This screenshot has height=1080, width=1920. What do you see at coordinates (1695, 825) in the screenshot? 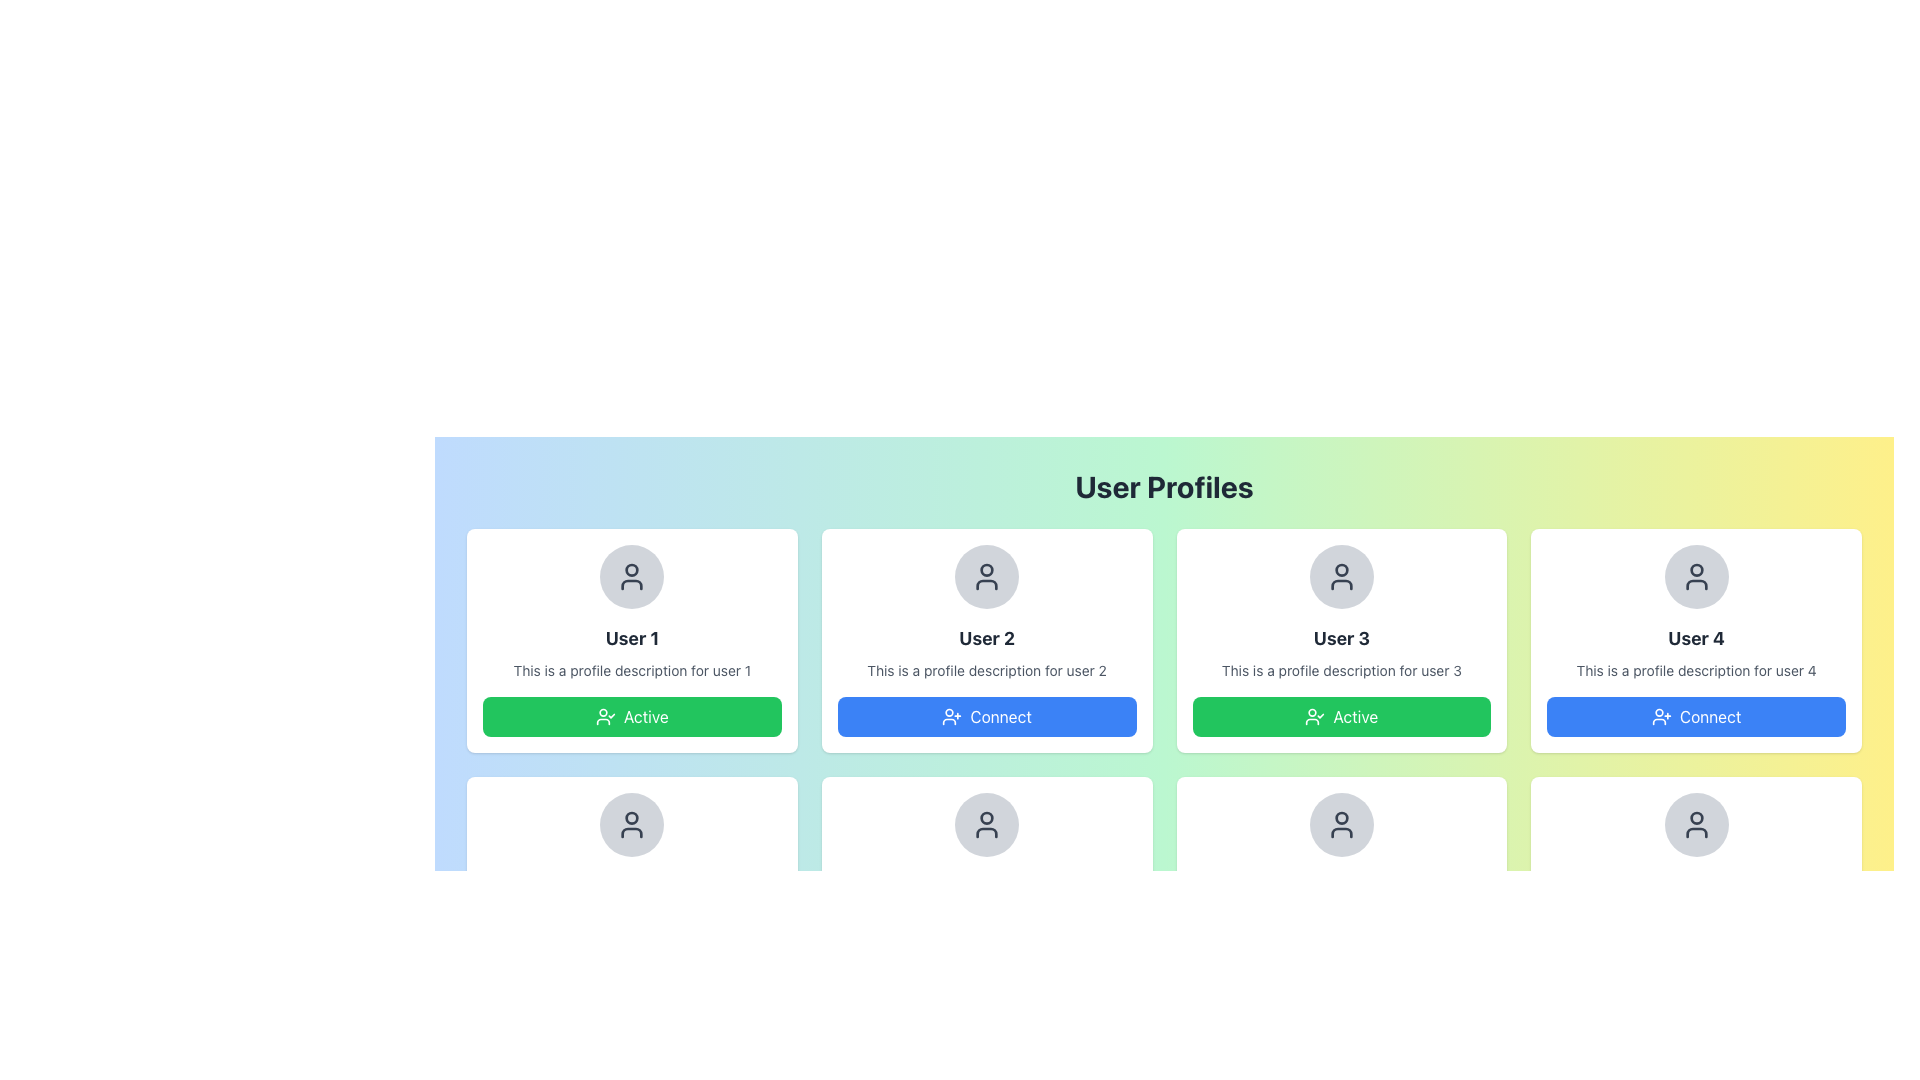
I see `the profile image placeholder for 'User 8' located at the top of the user card` at bounding box center [1695, 825].